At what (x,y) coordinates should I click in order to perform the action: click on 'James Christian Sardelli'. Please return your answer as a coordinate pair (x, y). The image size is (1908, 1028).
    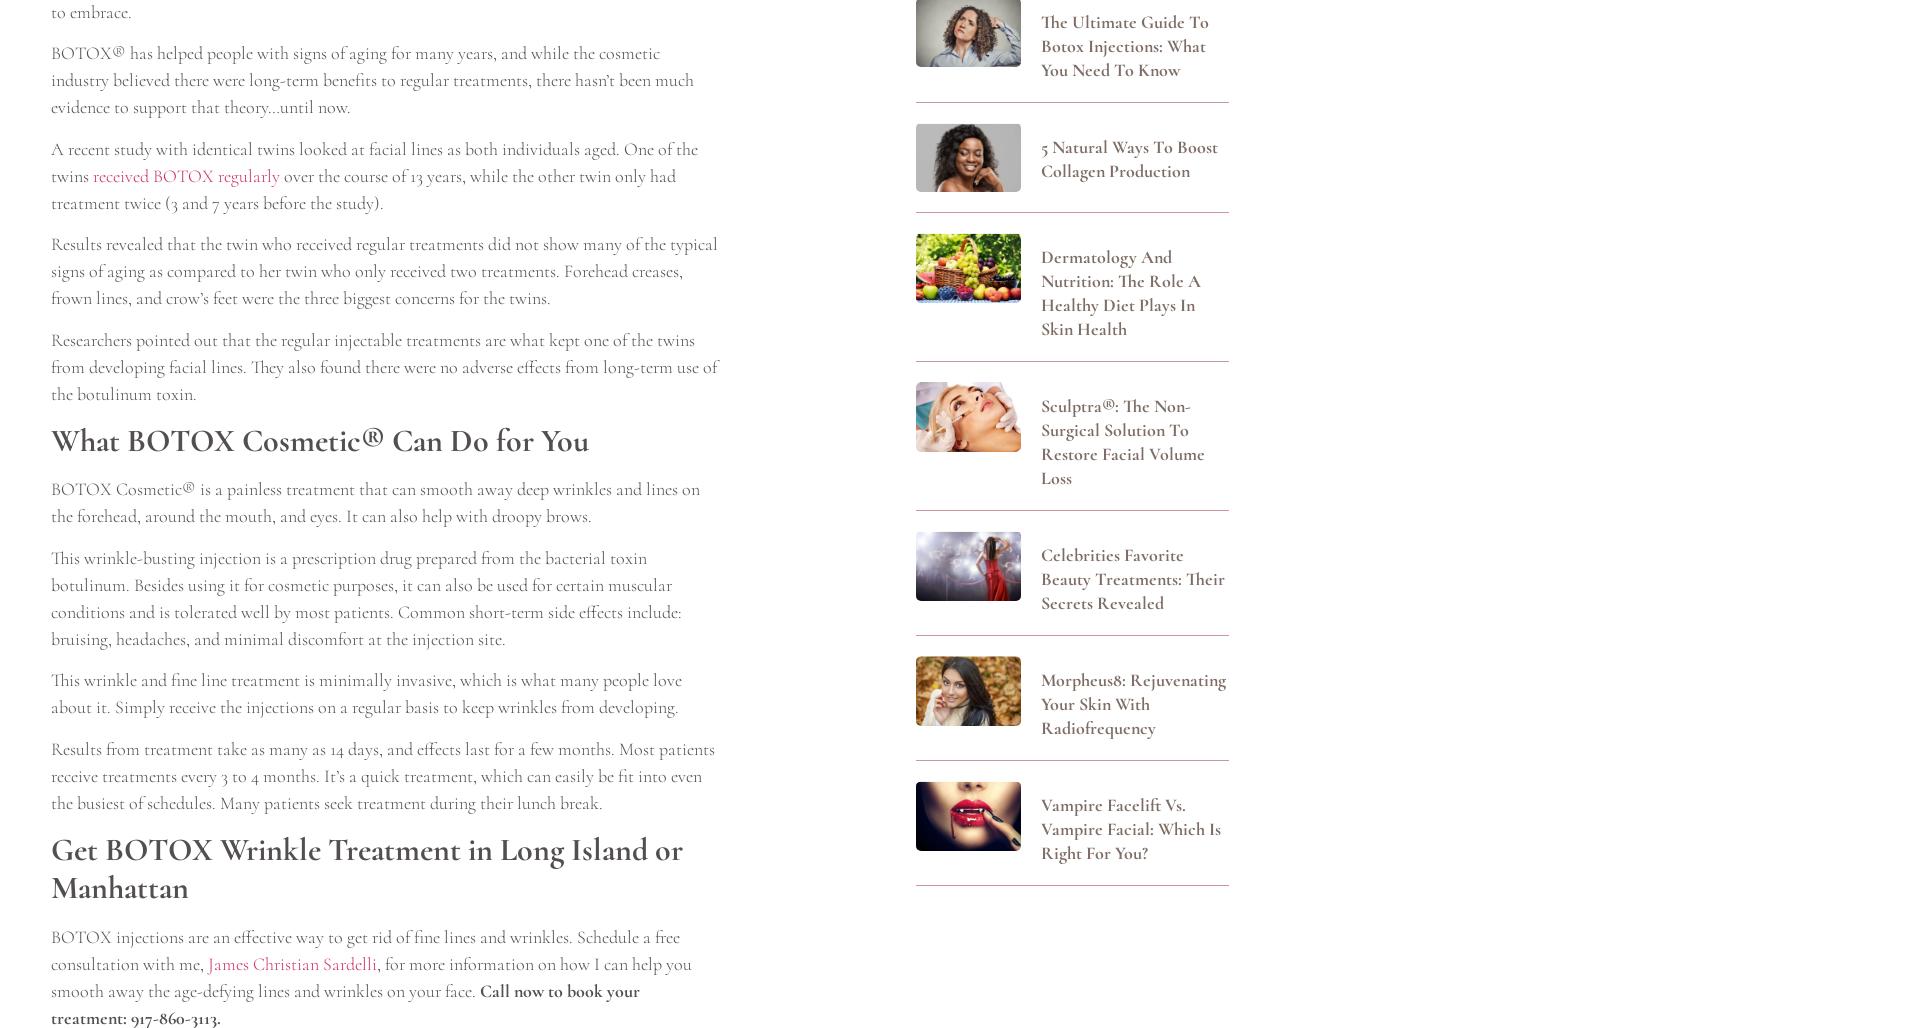
    Looking at the image, I should click on (292, 963).